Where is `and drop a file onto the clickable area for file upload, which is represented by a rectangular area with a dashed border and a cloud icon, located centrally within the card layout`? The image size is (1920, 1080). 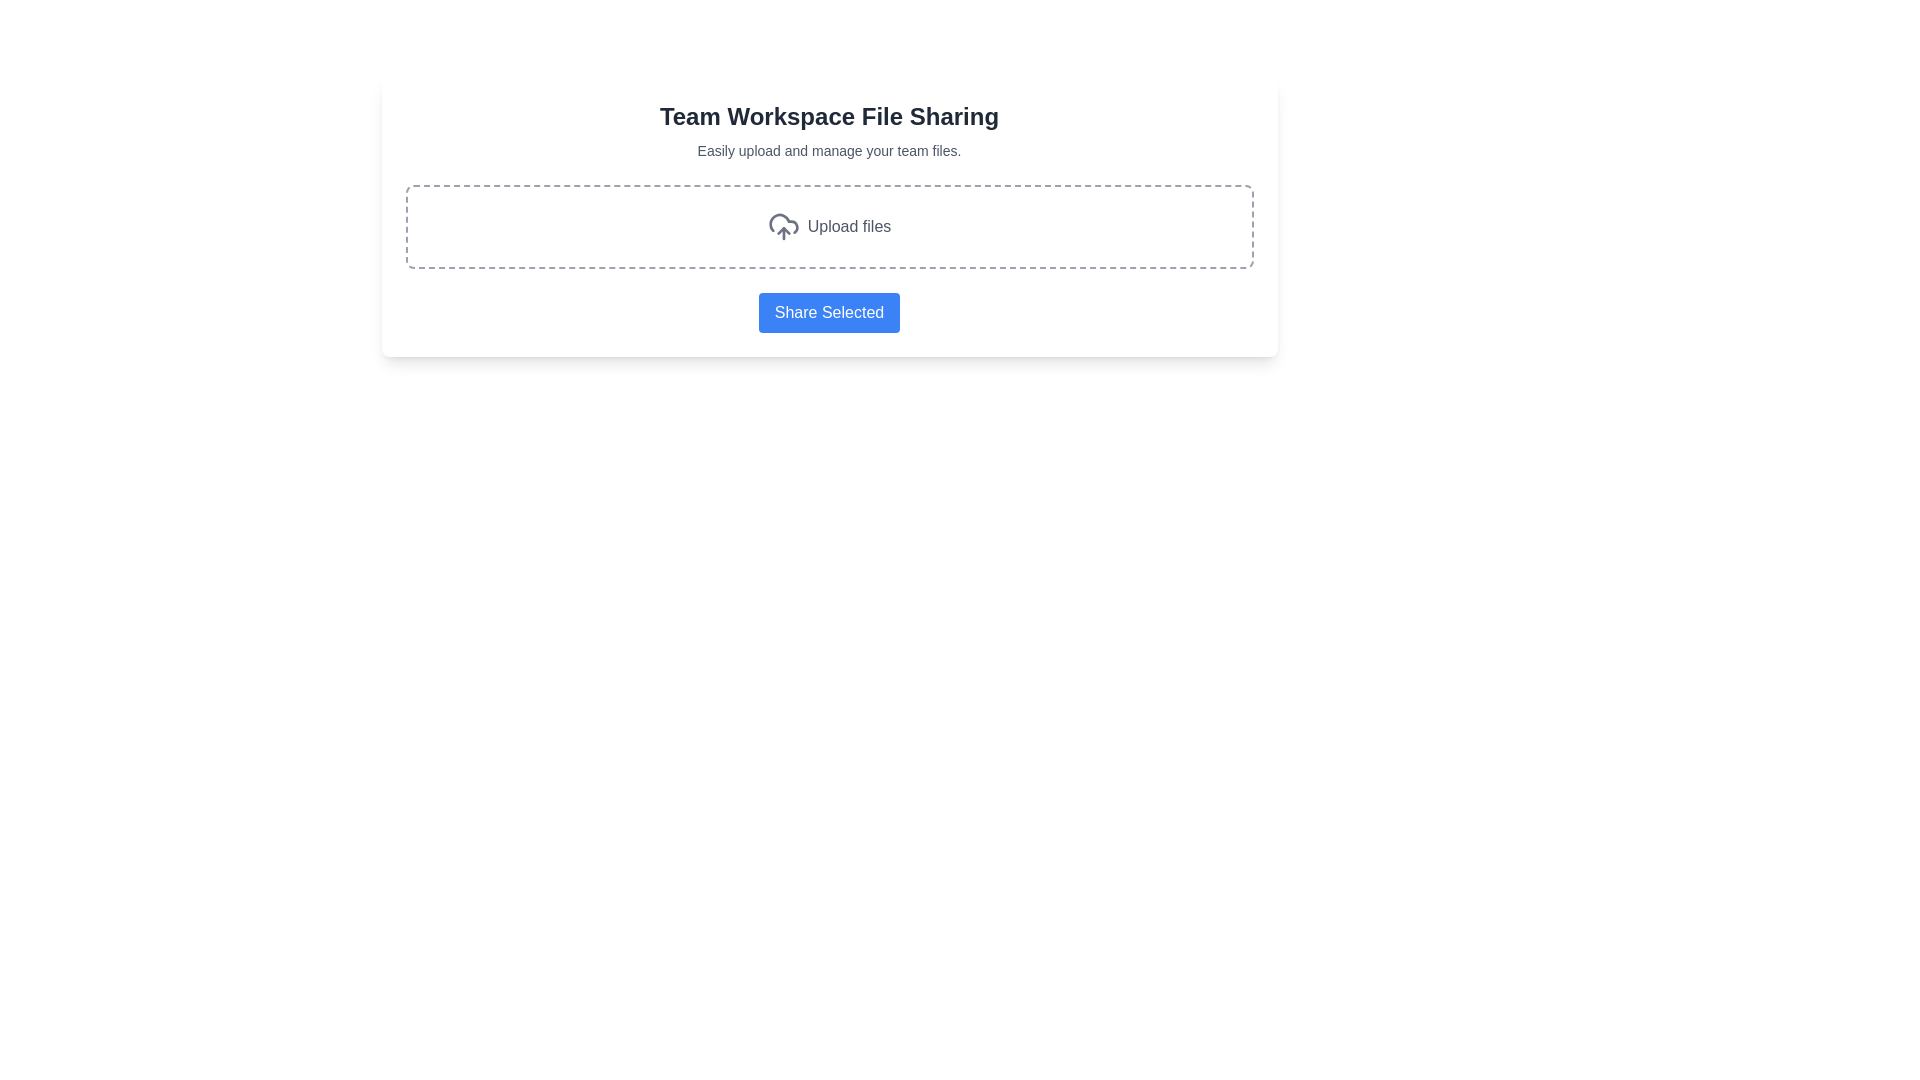
and drop a file onto the clickable area for file upload, which is represented by a rectangular area with a dashed border and a cloud icon, located centrally within the card layout is located at coordinates (829, 226).